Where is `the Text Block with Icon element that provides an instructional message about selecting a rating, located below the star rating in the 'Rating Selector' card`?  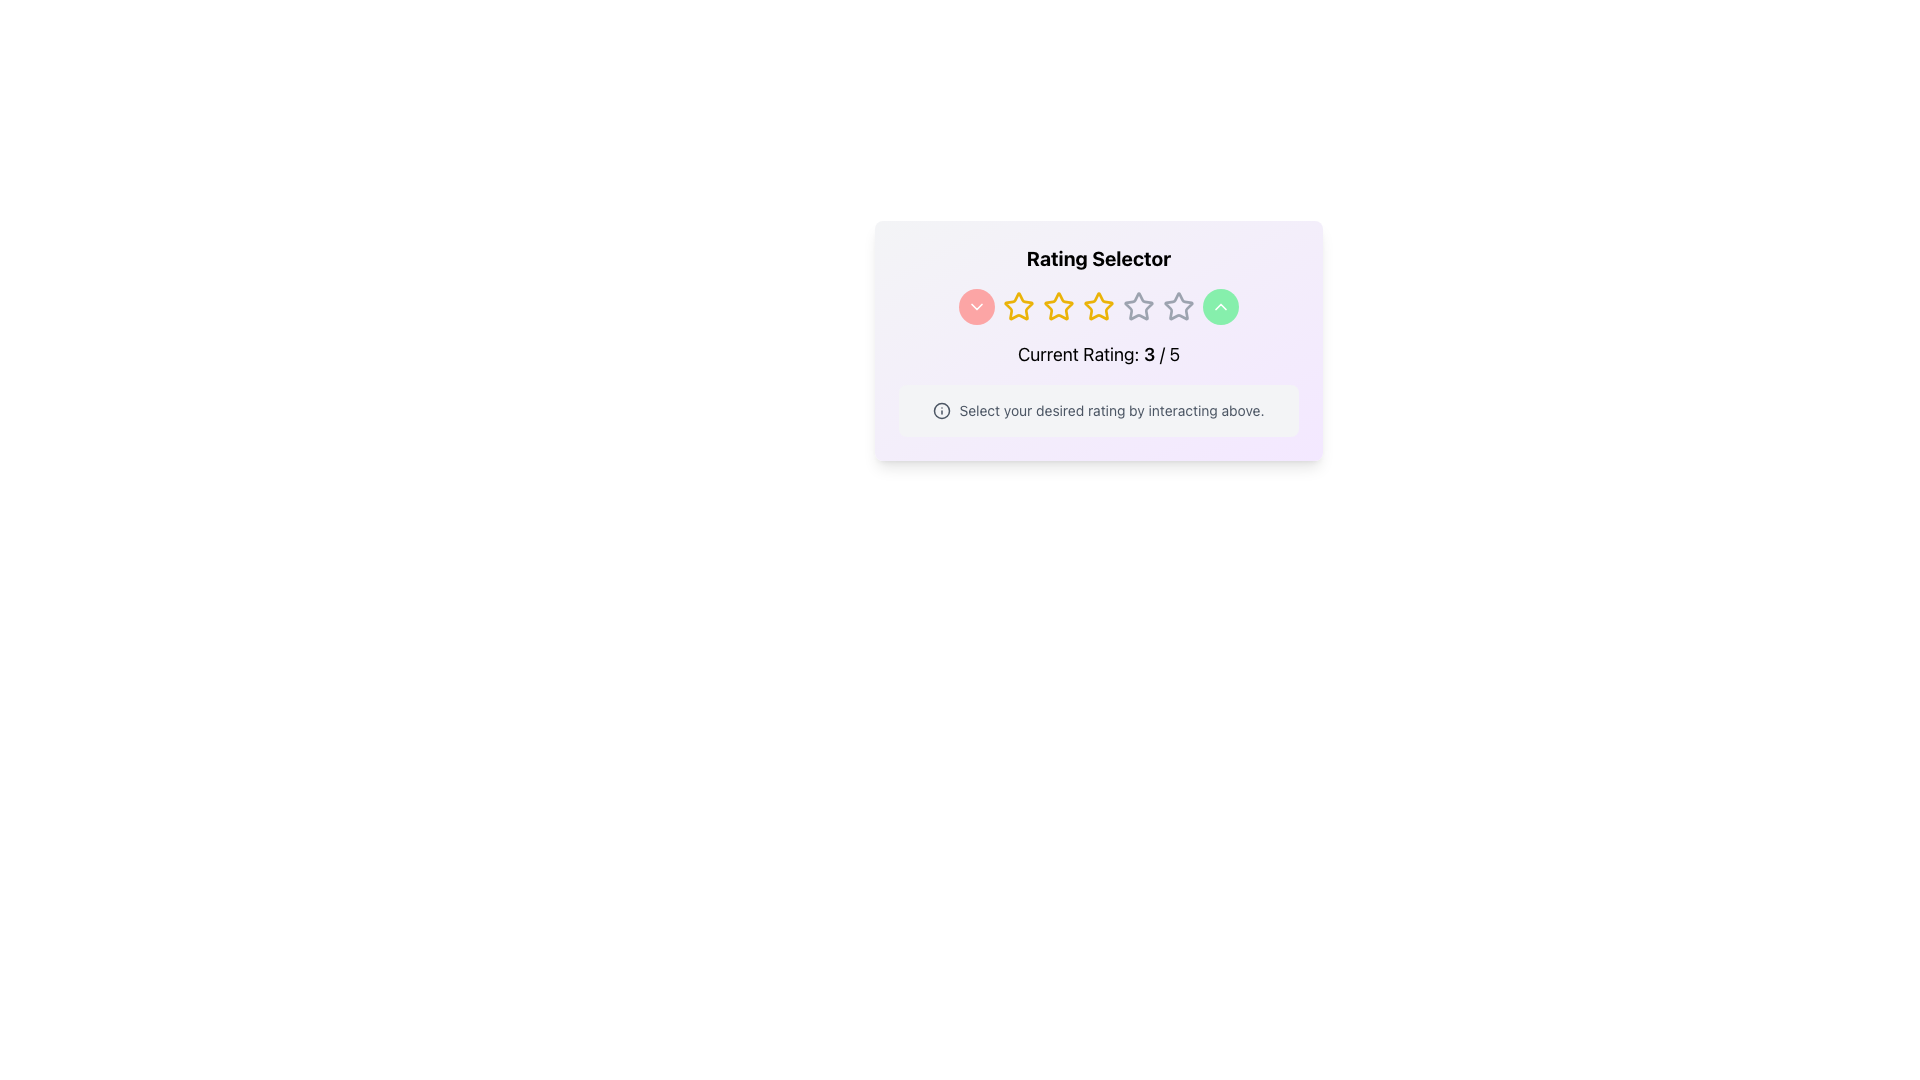
the Text Block with Icon element that provides an instructional message about selecting a rating, located below the star rating in the 'Rating Selector' card is located at coordinates (1098, 410).